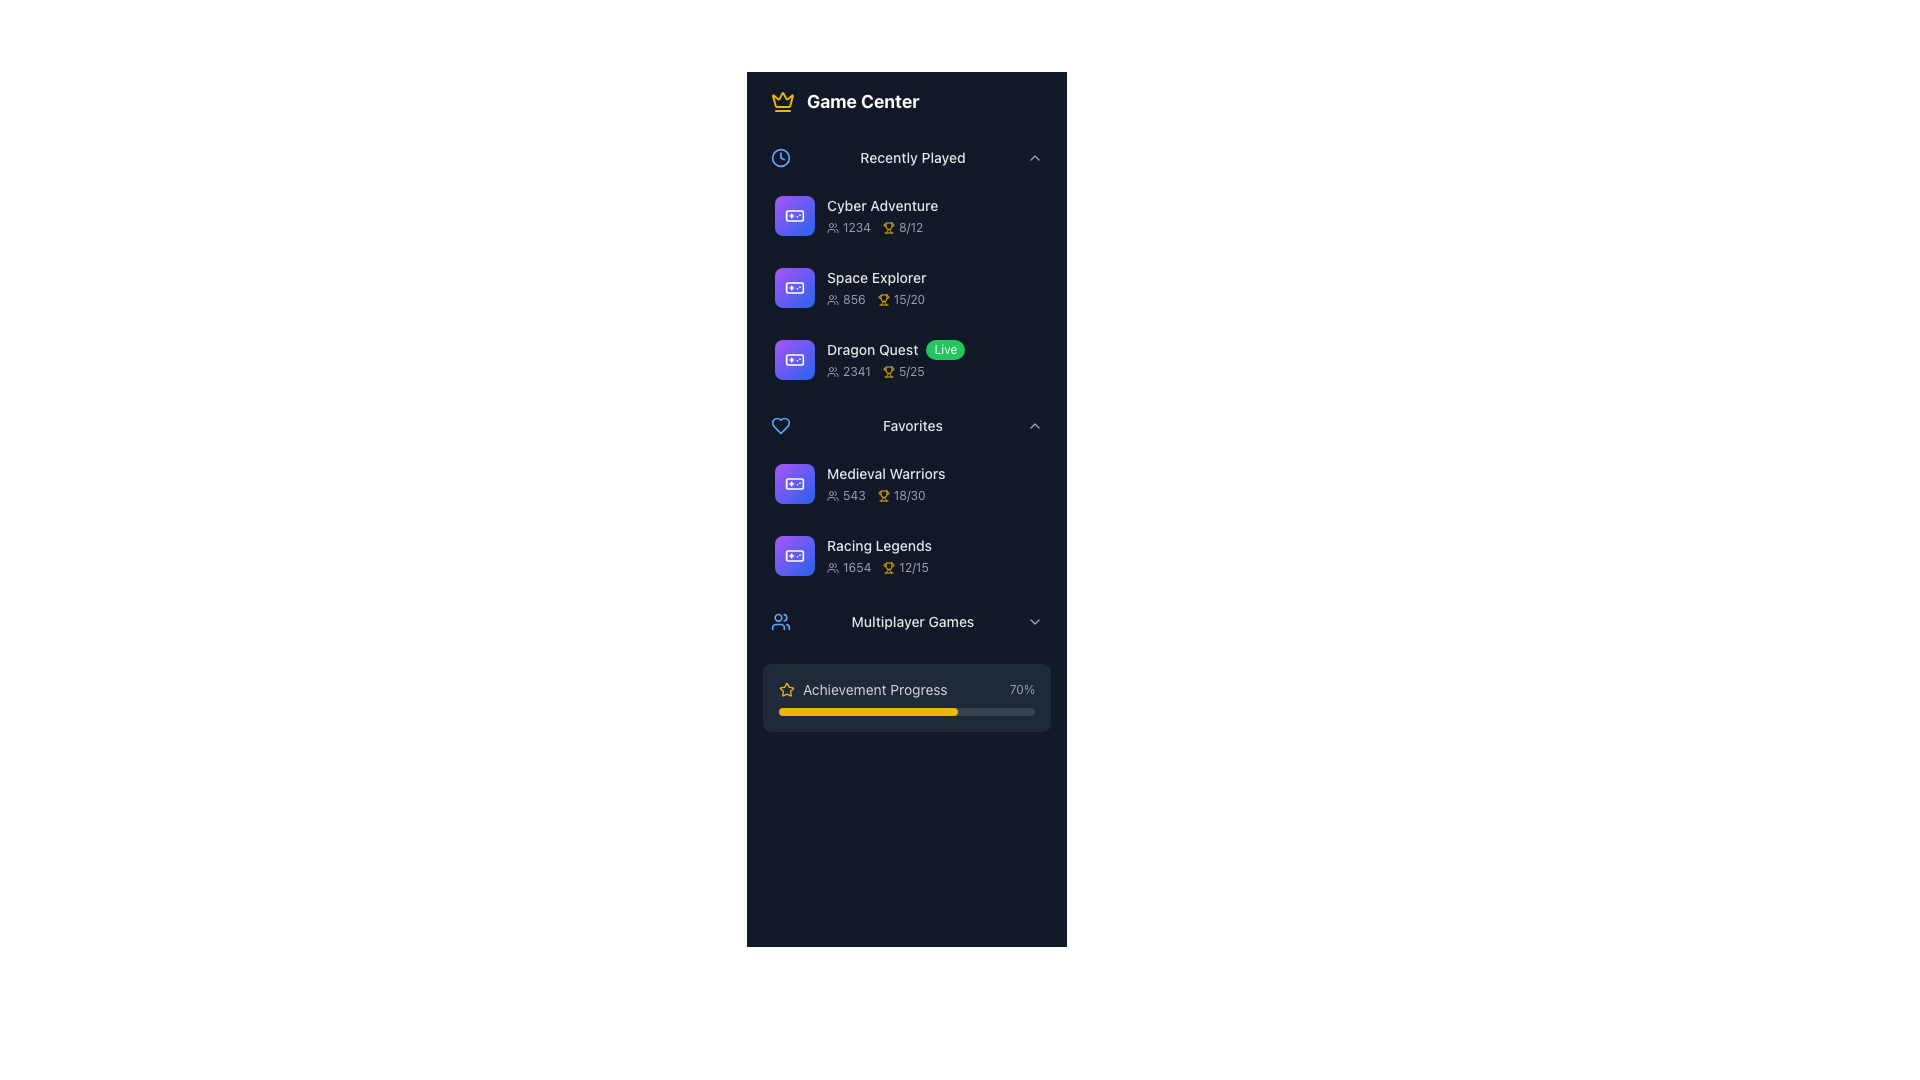 This screenshot has width=1920, height=1080. Describe the element at coordinates (882, 495) in the screenshot. I see `the trophy icon indicating achievements in the 'Medieval Warriors' game entry under 'Favorites'` at that location.